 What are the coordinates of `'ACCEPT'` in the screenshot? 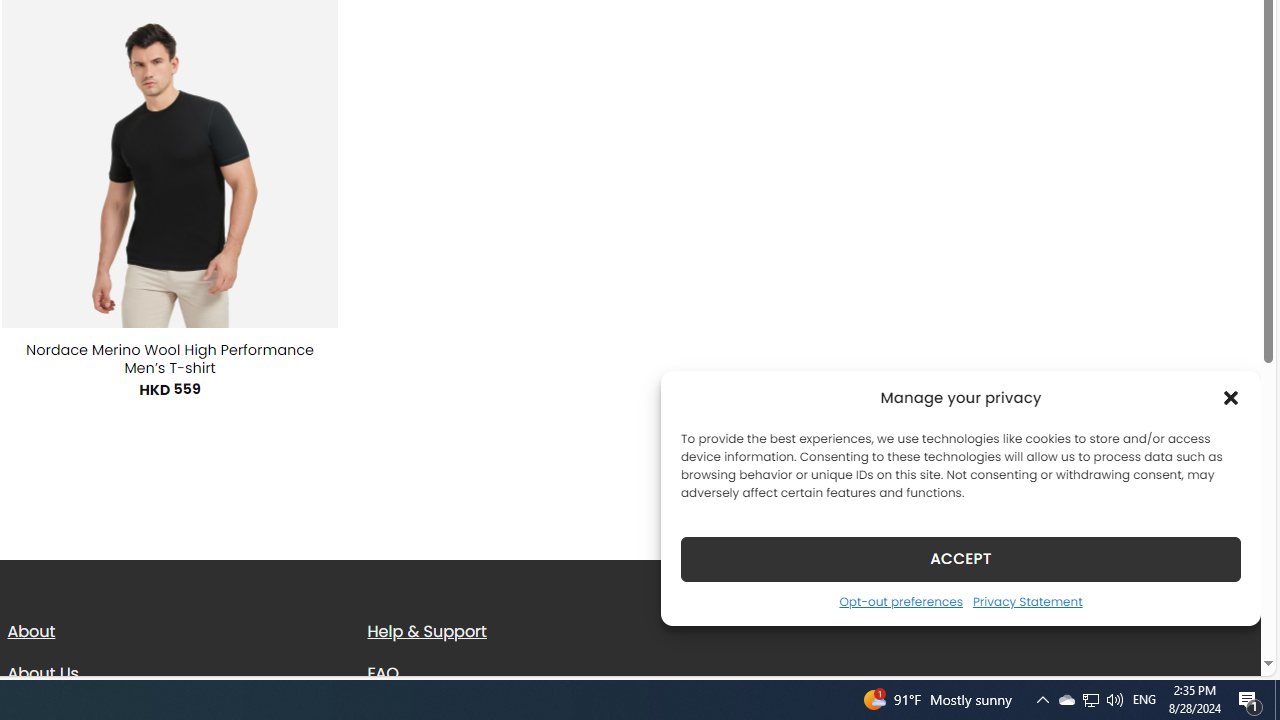 It's located at (961, 558).